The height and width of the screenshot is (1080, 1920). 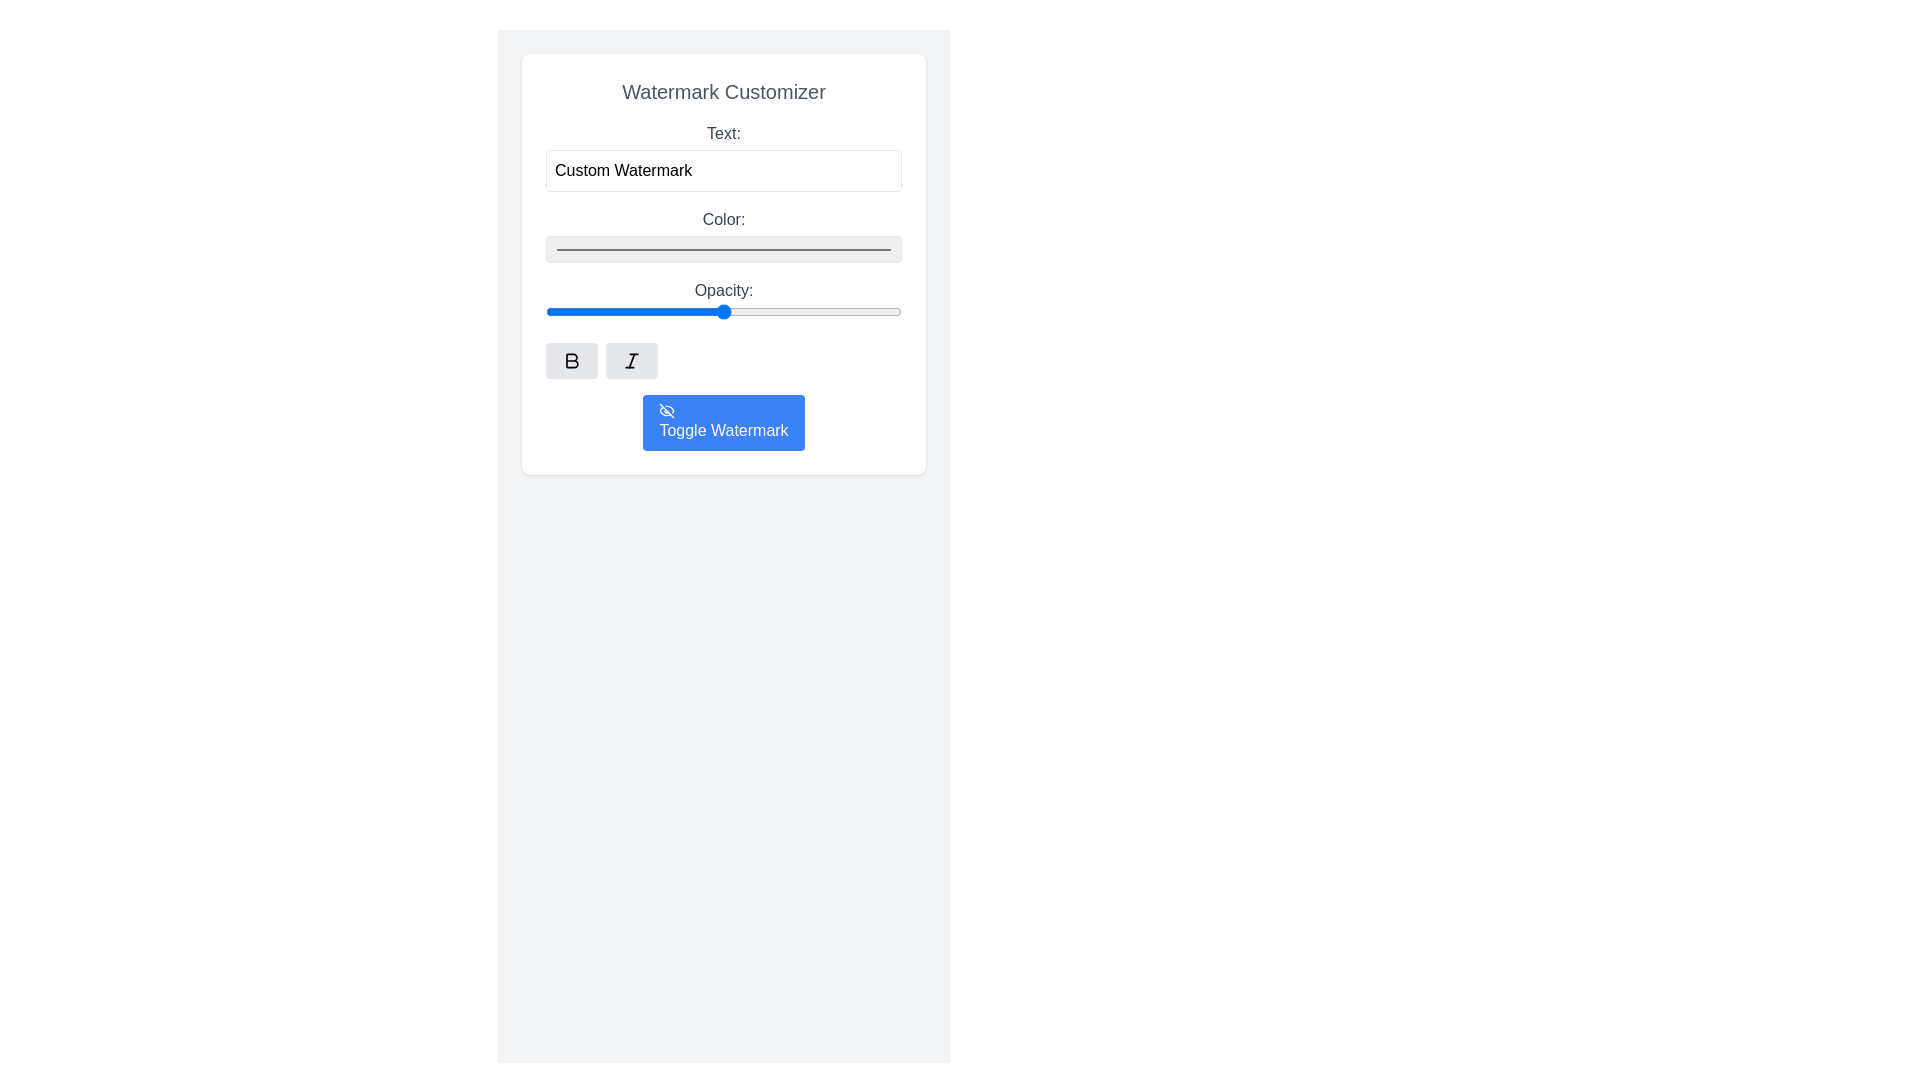 What do you see at coordinates (723, 248) in the screenshot?
I see `the color` at bounding box center [723, 248].